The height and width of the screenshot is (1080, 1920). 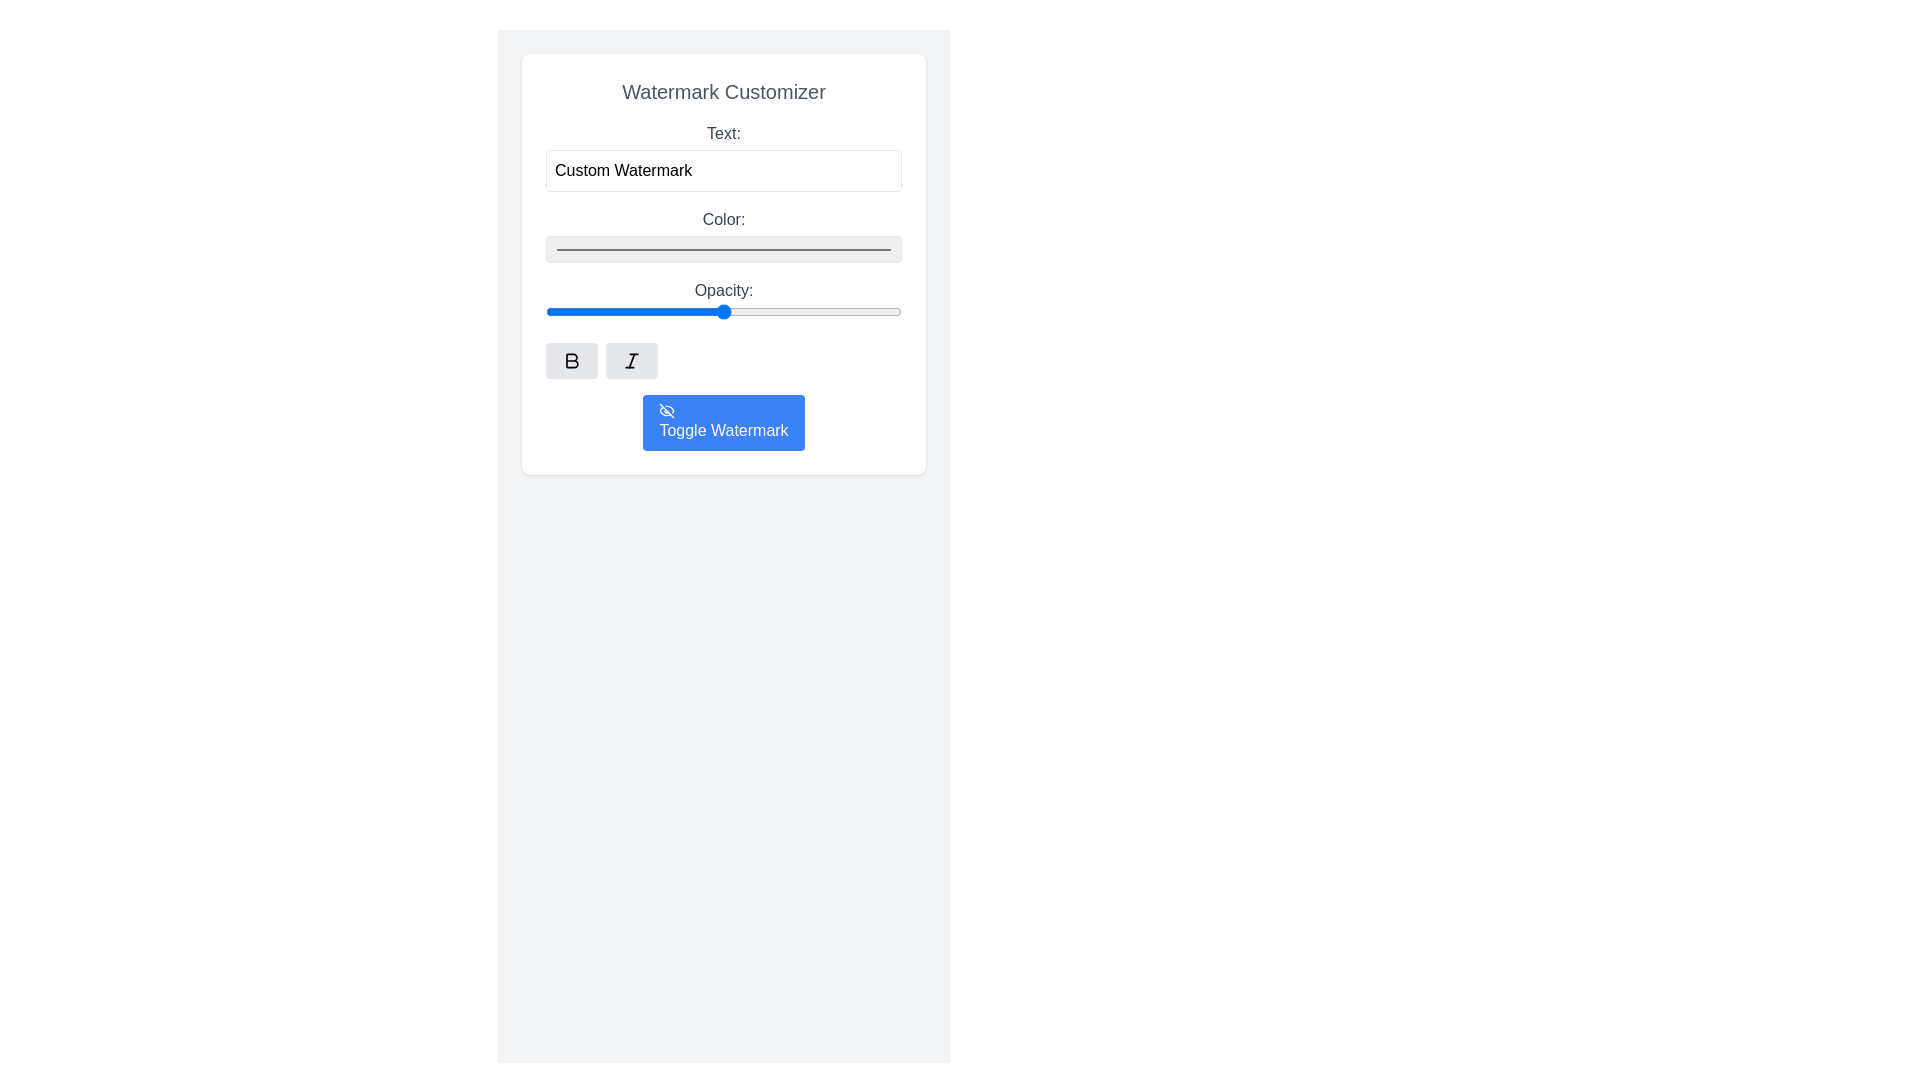 What do you see at coordinates (723, 248) in the screenshot?
I see `the color` at bounding box center [723, 248].